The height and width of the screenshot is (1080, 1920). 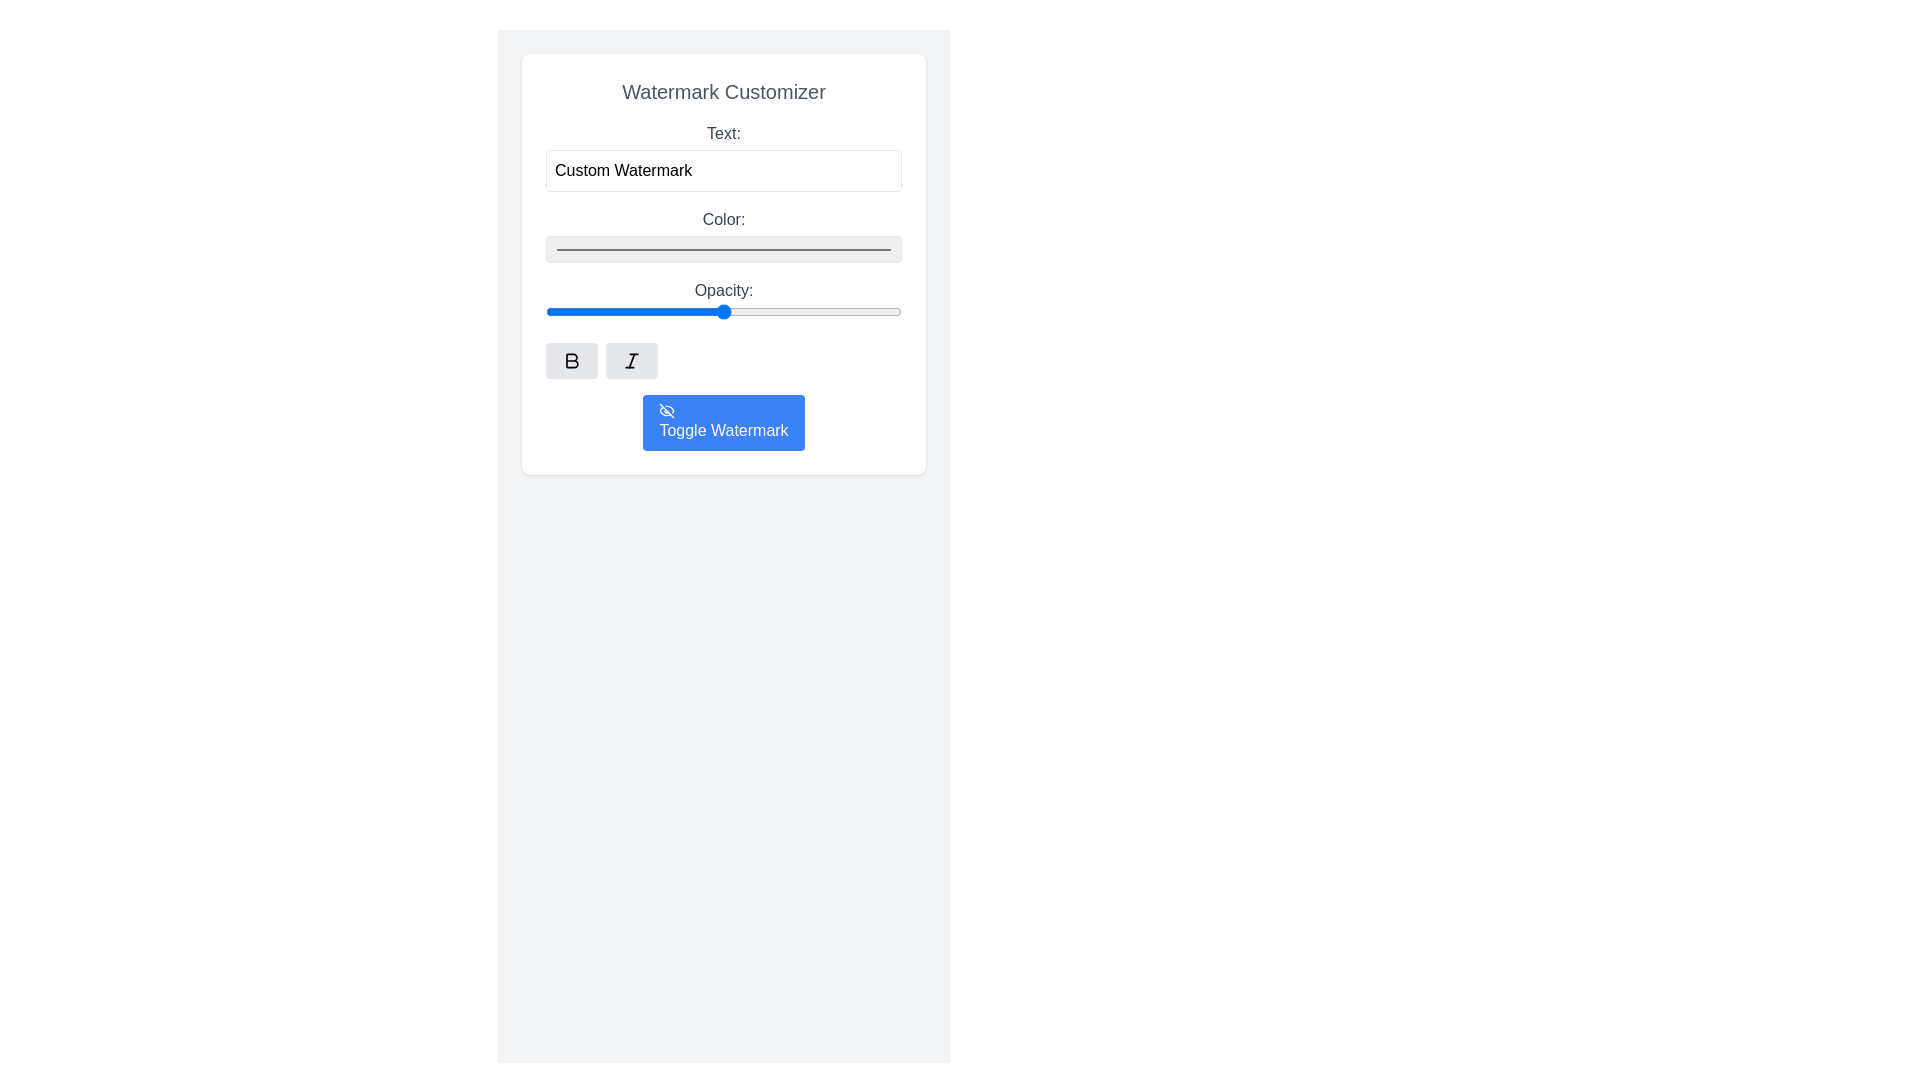 What do you see at coordinates (723, 248) in the screenshot?
I see `the color` at bounding box center [723, 248].